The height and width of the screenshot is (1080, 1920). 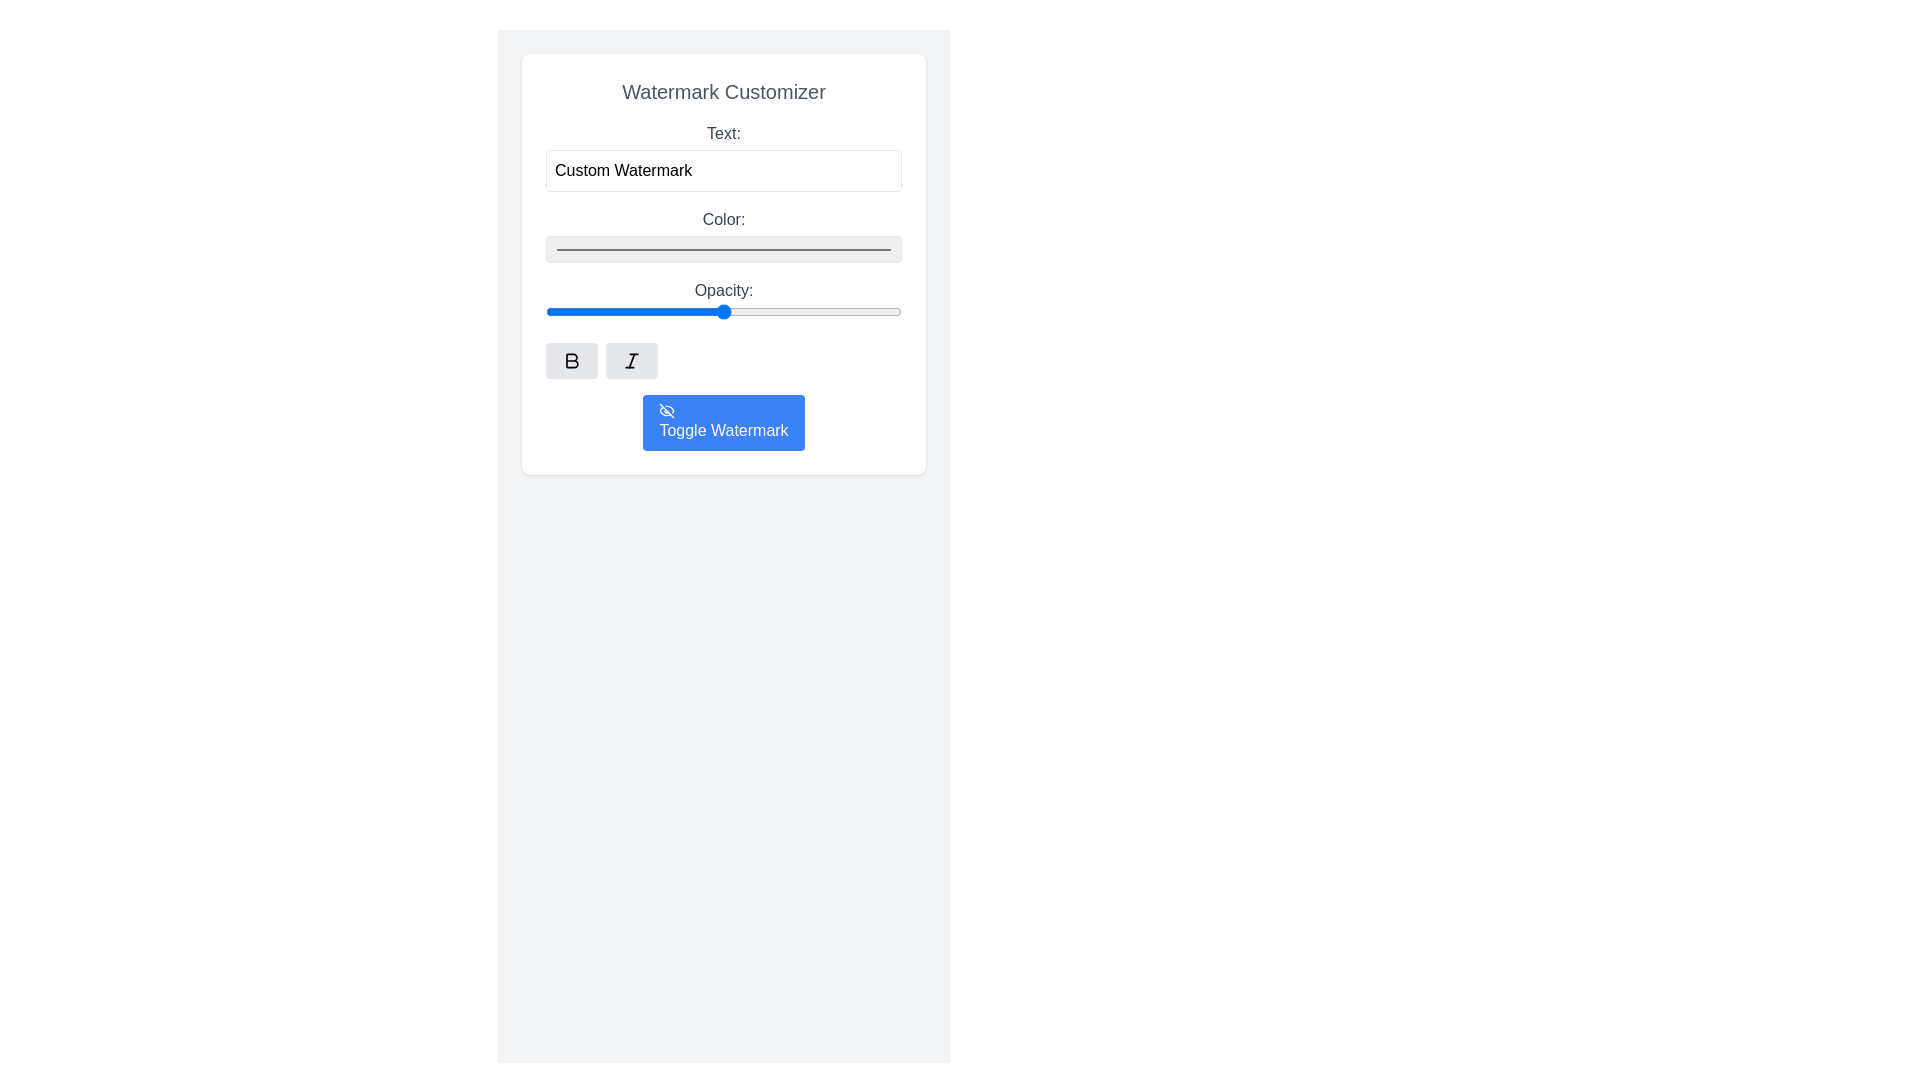 What do you see at coordinates (723, 248) in the screenshot?
I see `the color` at bounding box center [723, 248].